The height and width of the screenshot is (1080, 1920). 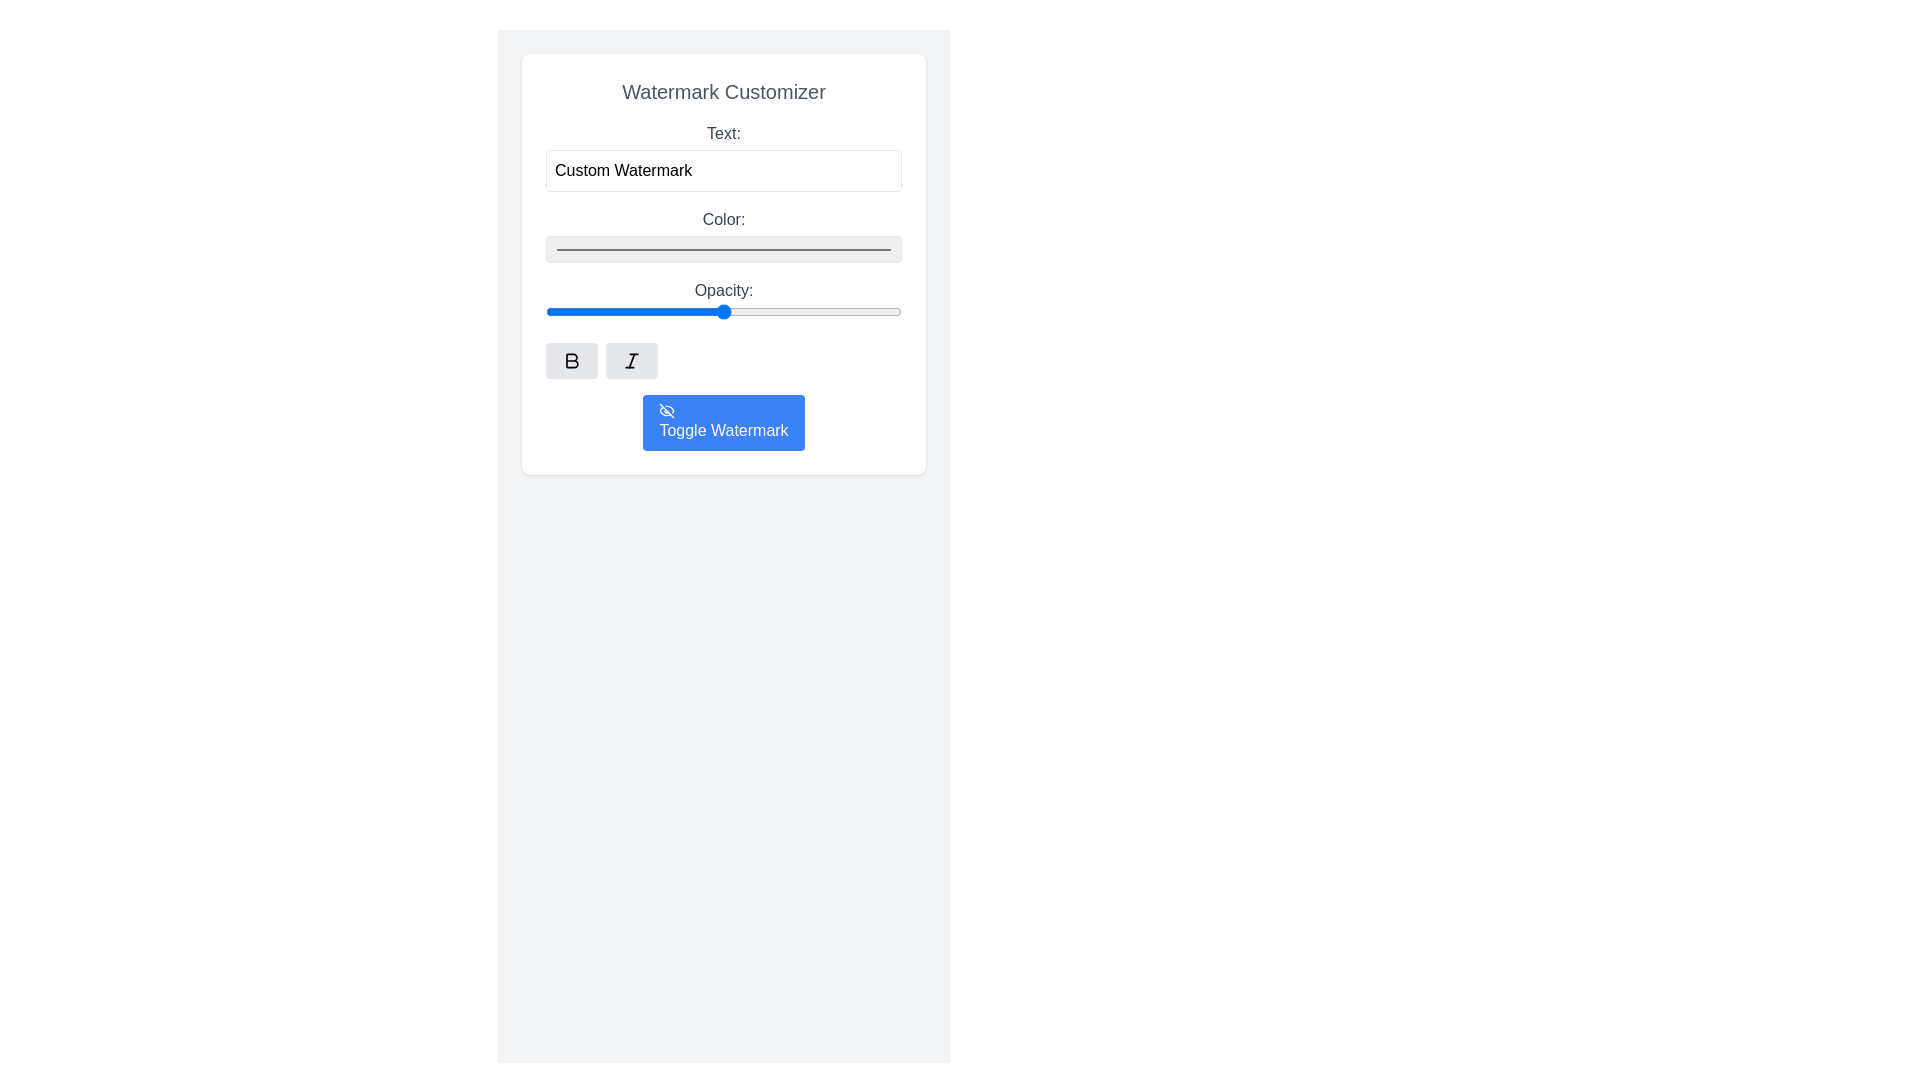 What do you see at coordinates (723, 248) in the screenshot?
I see `the color` at bounding box center [723, 248].